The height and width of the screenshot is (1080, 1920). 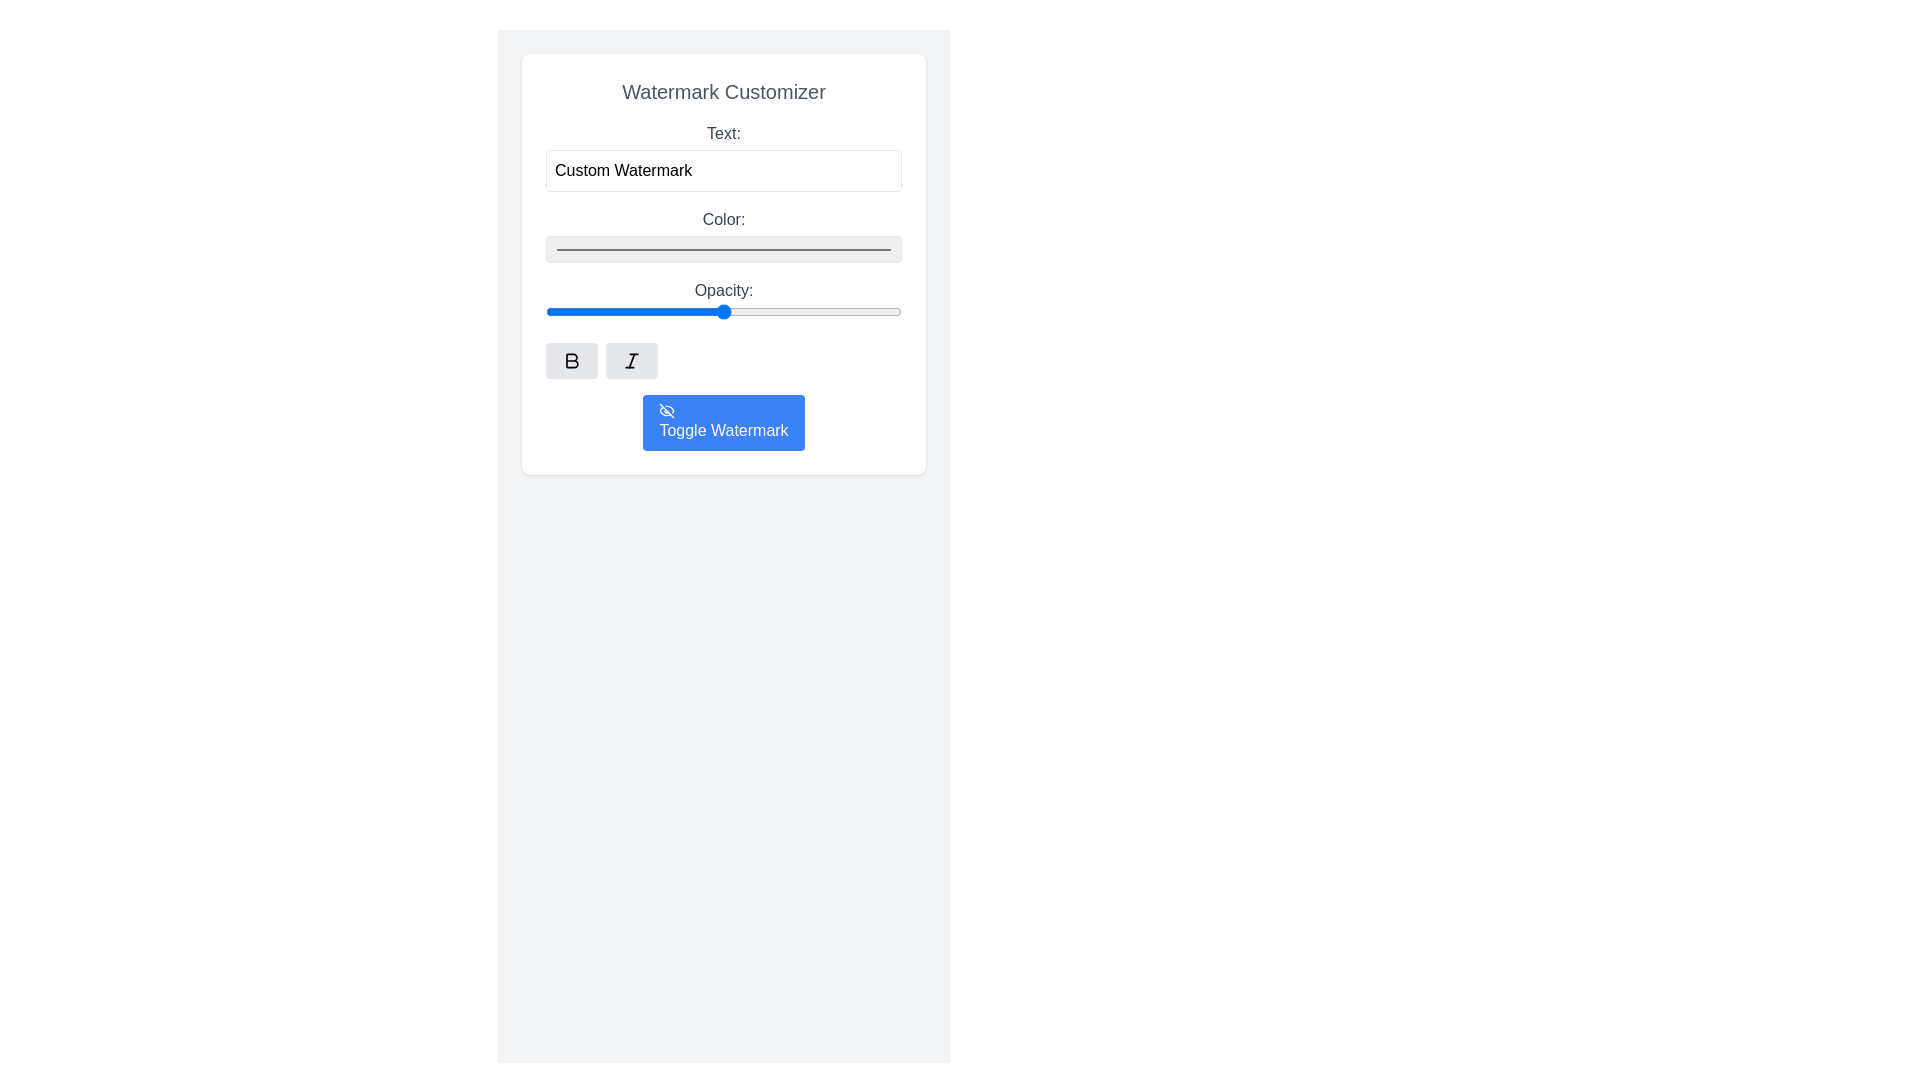 What do you see at coordinates (723, 248) in the screenshot?
I see `the color` at bounding box center [723, 248].